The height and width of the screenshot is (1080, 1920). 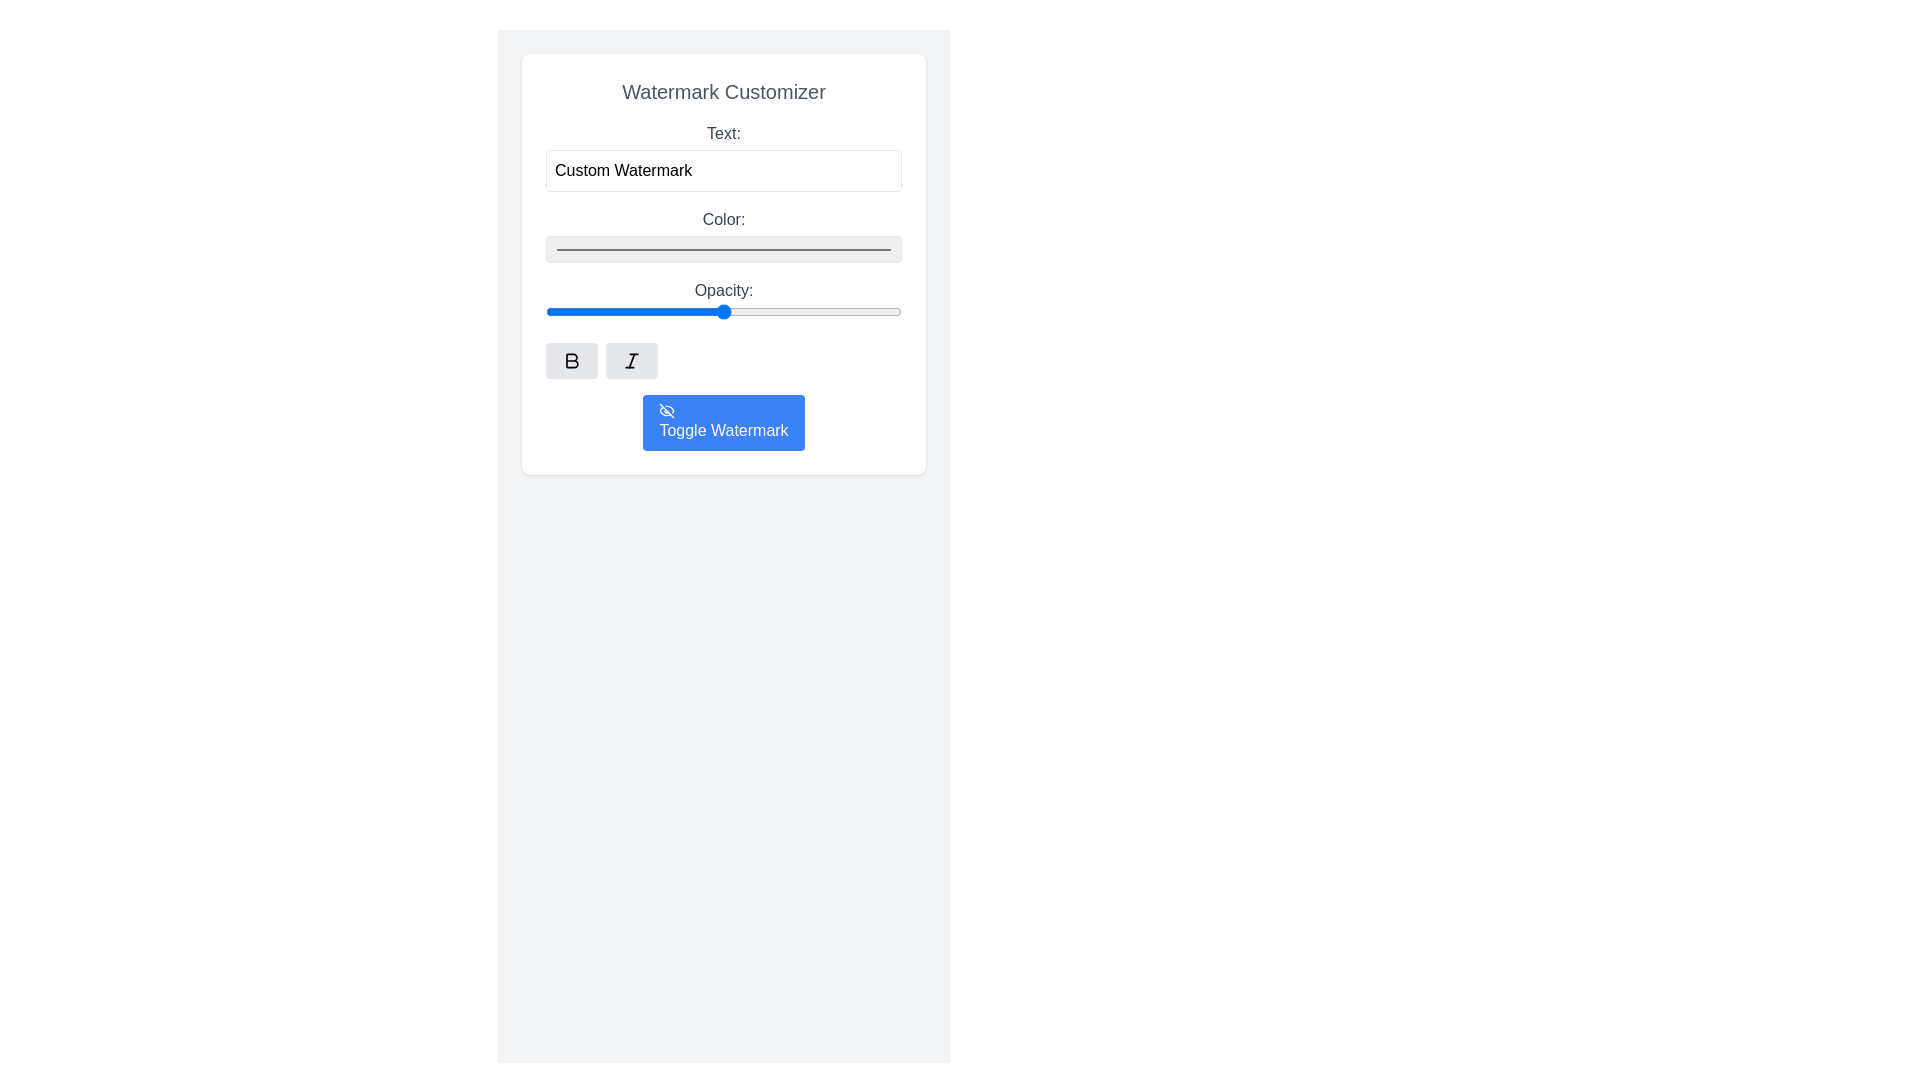 What do you see at coordinates (723, 248) in the screenshot?
I see `the color` at bounding box center [723, 248].